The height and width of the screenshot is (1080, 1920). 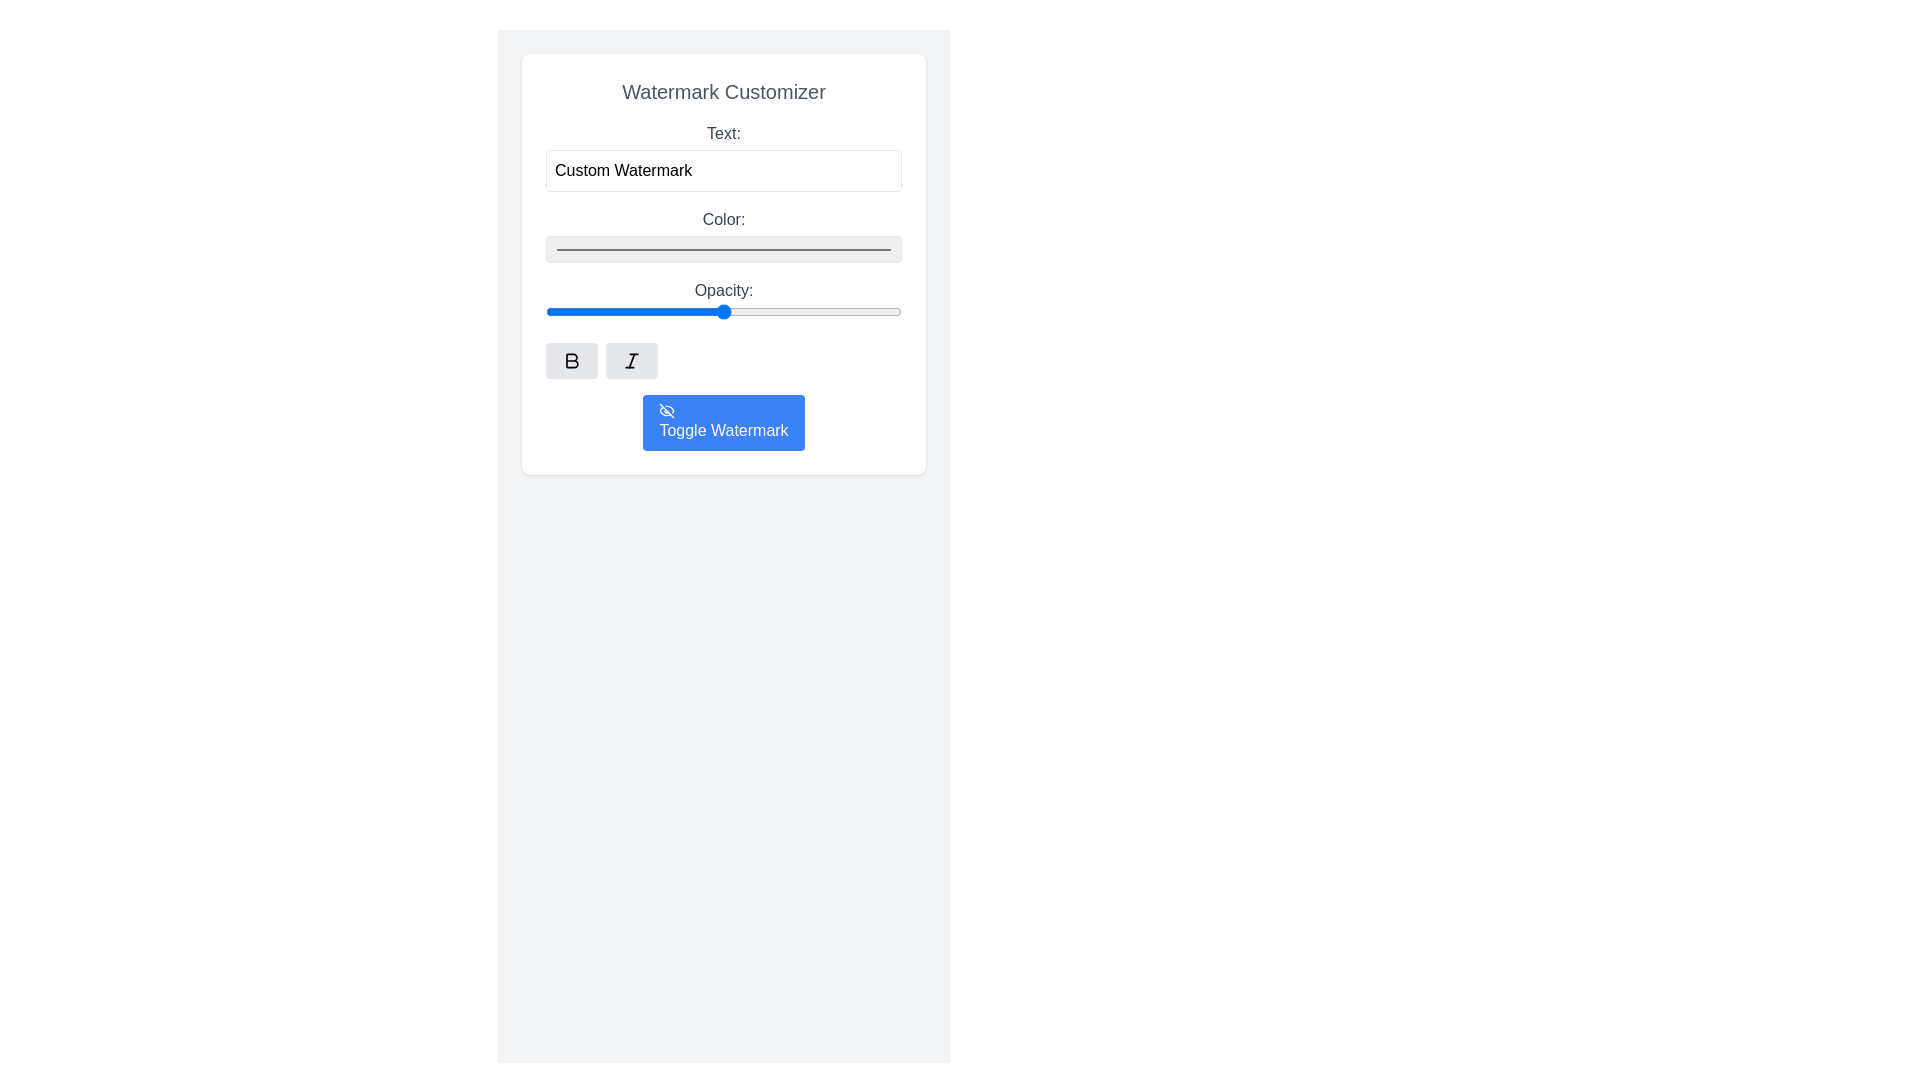 What do you see at coordinates (723, 248) in the screenshot?
I see `the color` at bounding box center [723, 248].